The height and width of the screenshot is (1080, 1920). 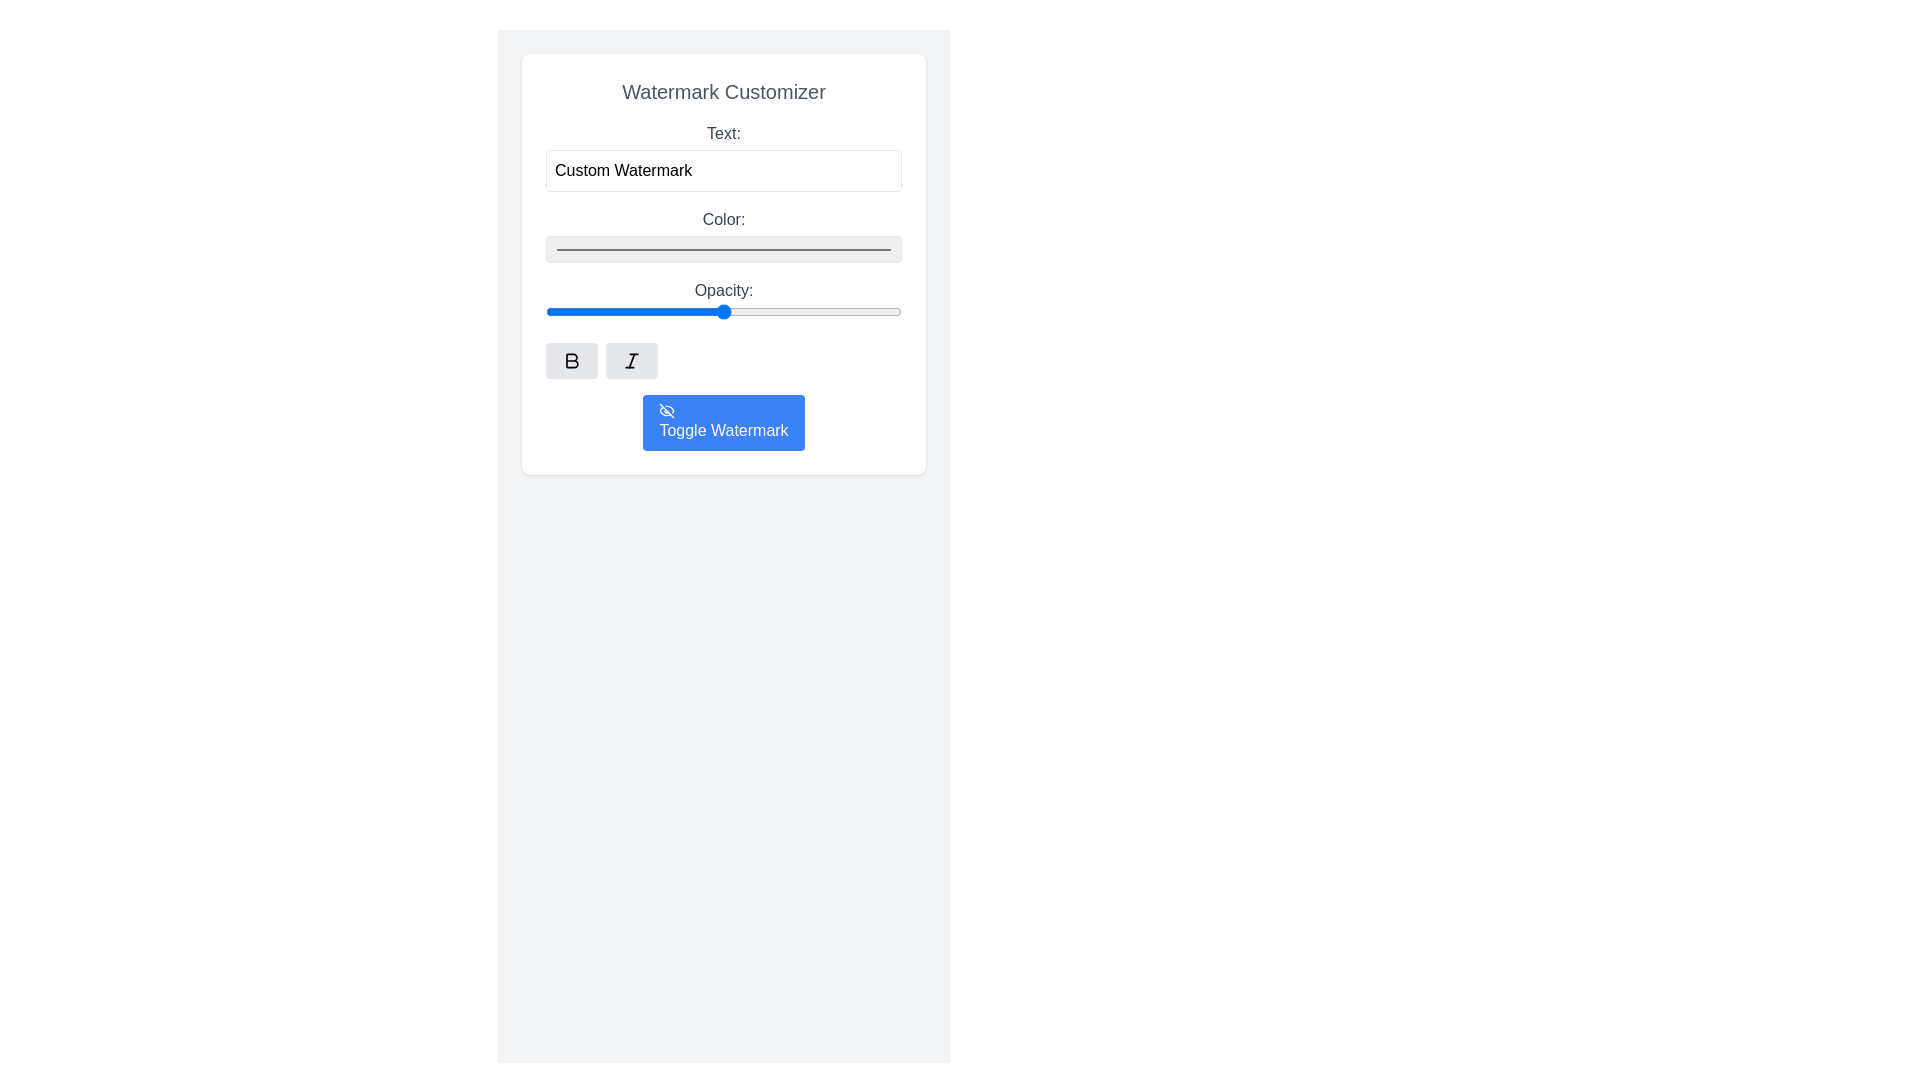 What do you see at coordinates (723, 248) in the screenshot?
I see `the color` at bounding box center [723, 248].